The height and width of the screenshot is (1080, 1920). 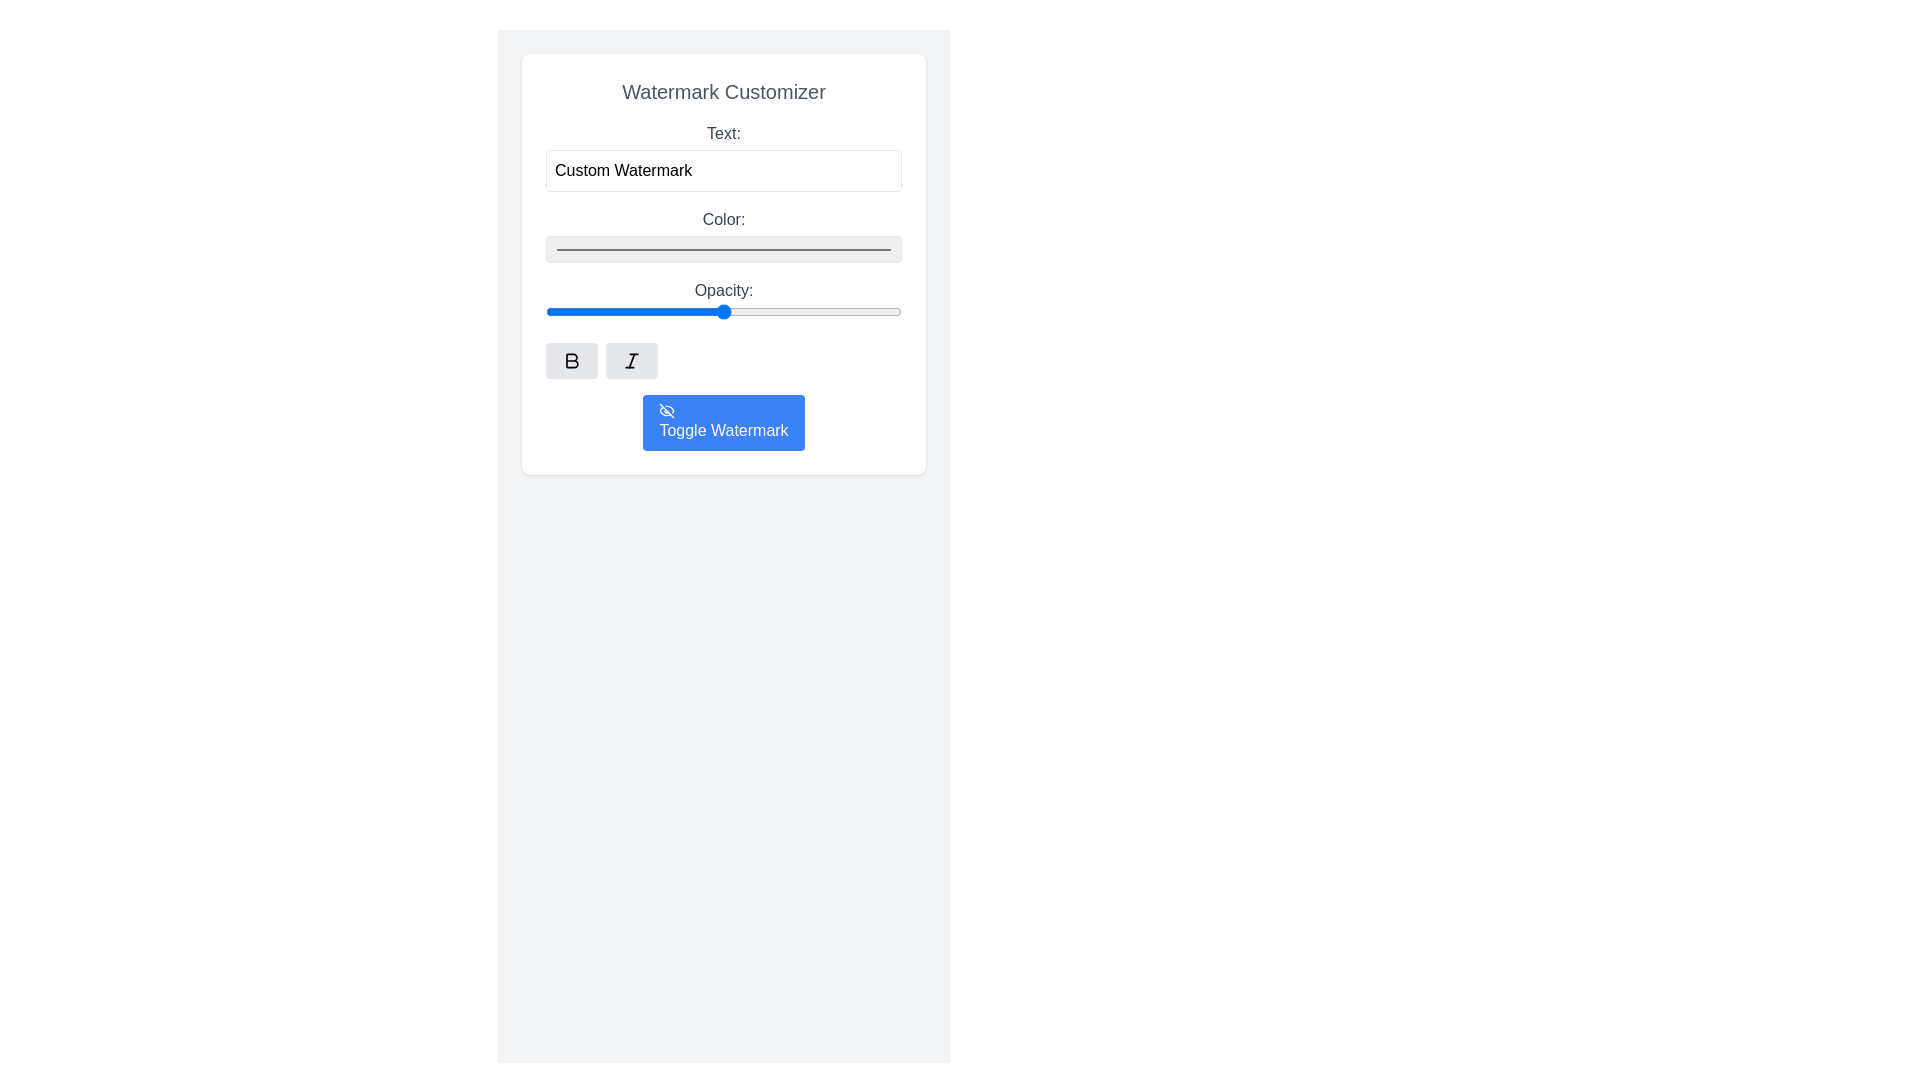 What do you see at coordinates (723, 248) in the screenshot?
I see `the color` at bounding box center [723, 248].